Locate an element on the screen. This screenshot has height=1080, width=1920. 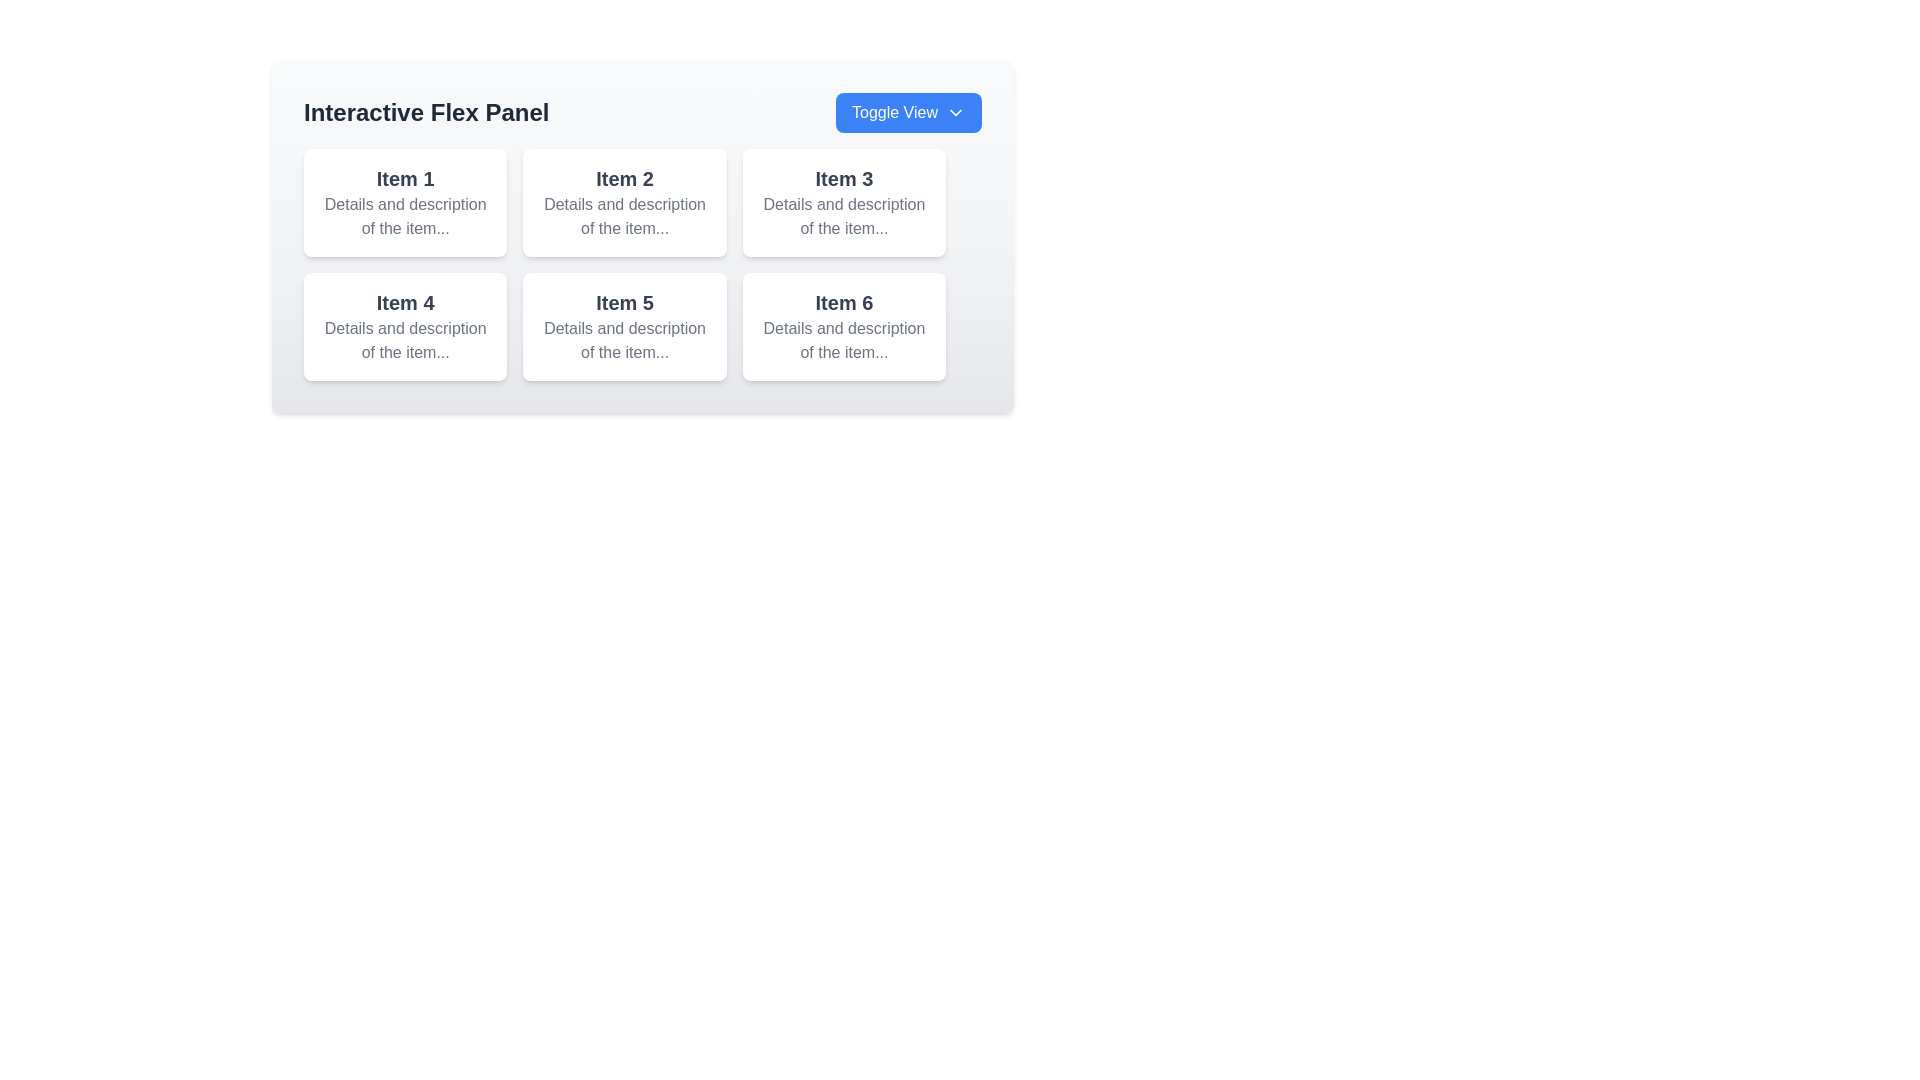
the text label containing 'Details and description of the item...' located within the card labeled 'Item 5', which is positioned in the bottom-center area of the grid is located at coordinates (624, 339).